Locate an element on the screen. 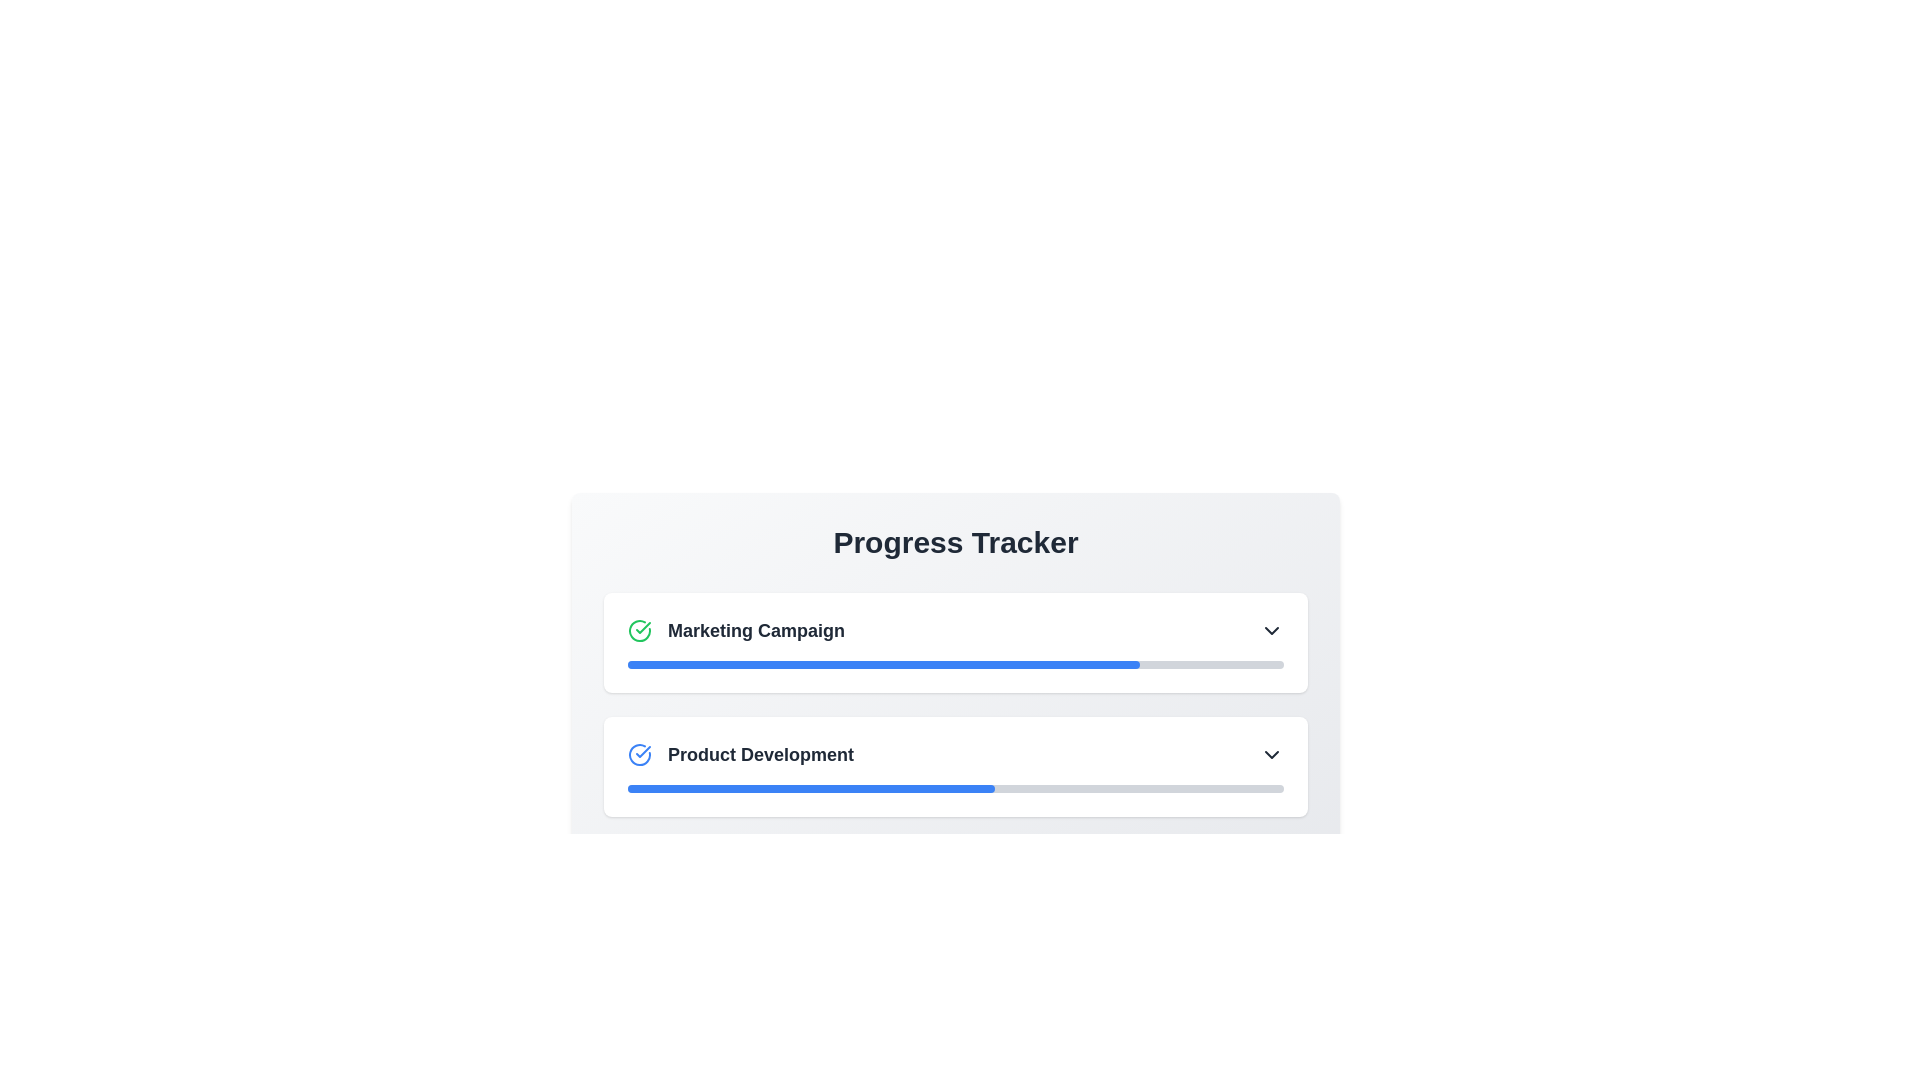 The image size is (1920, 1080). the circular blue checkmark icon positioned to the left of the text 'Product Development' is located at coordinates (638, 755).